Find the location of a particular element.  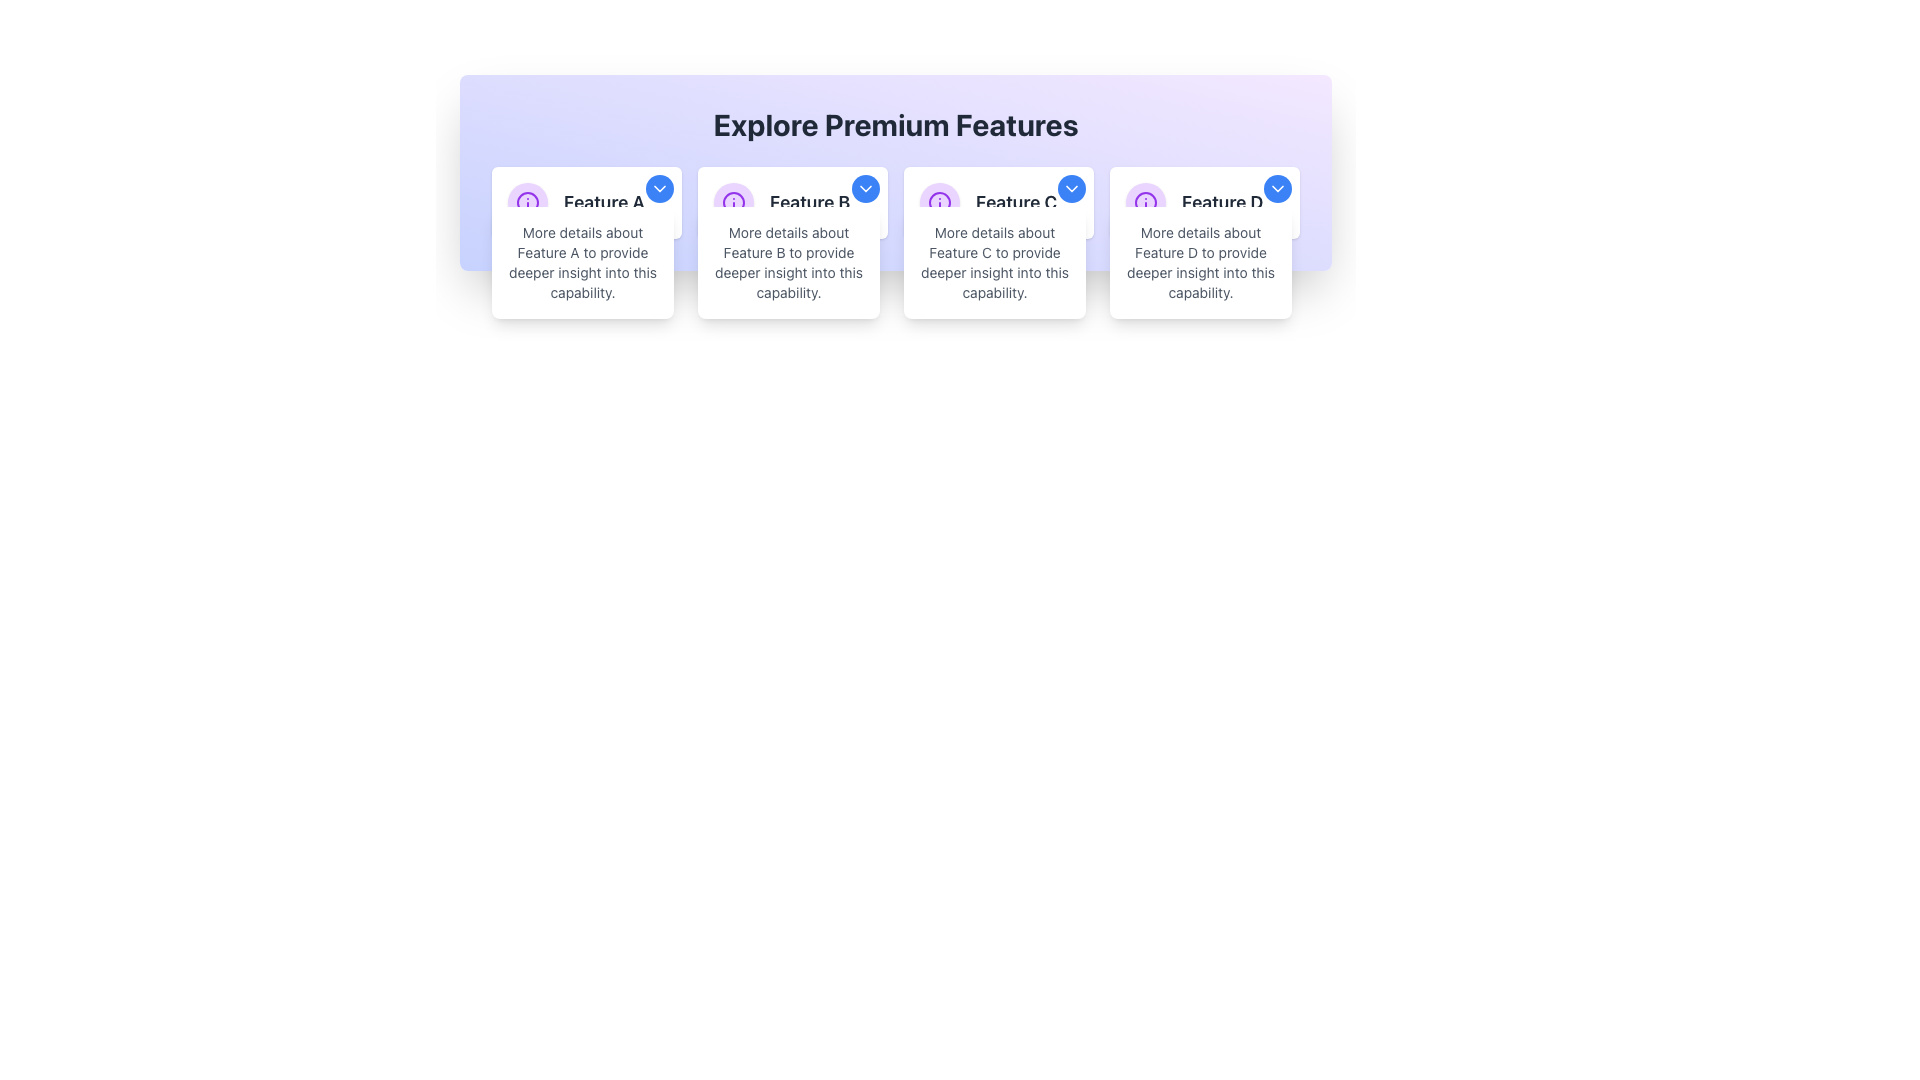

the SVG circle graphical element within the third feature card under 'Feature C' is located at coordinates (939, 203).